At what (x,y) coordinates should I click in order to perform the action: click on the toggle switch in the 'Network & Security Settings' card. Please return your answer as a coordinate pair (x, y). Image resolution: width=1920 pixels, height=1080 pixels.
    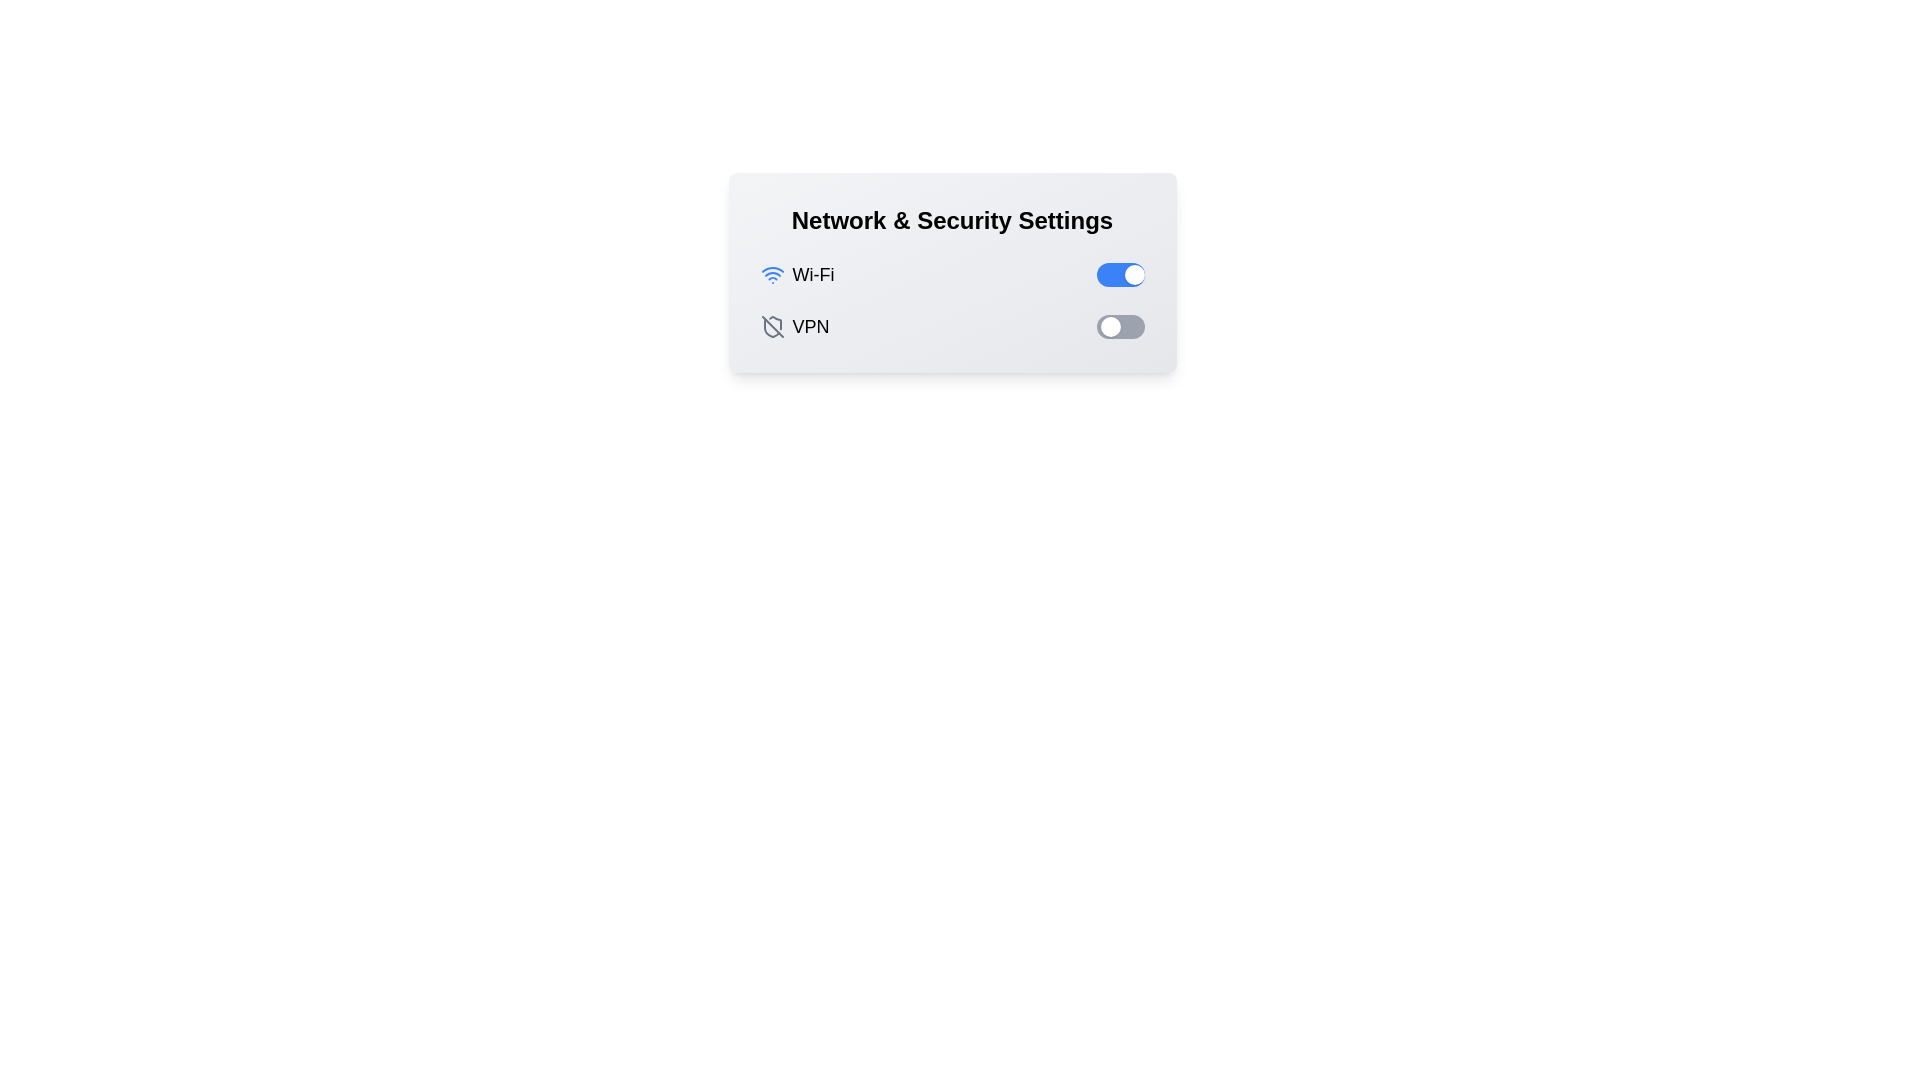
    Looking at the image, I should click on (1120, 326).